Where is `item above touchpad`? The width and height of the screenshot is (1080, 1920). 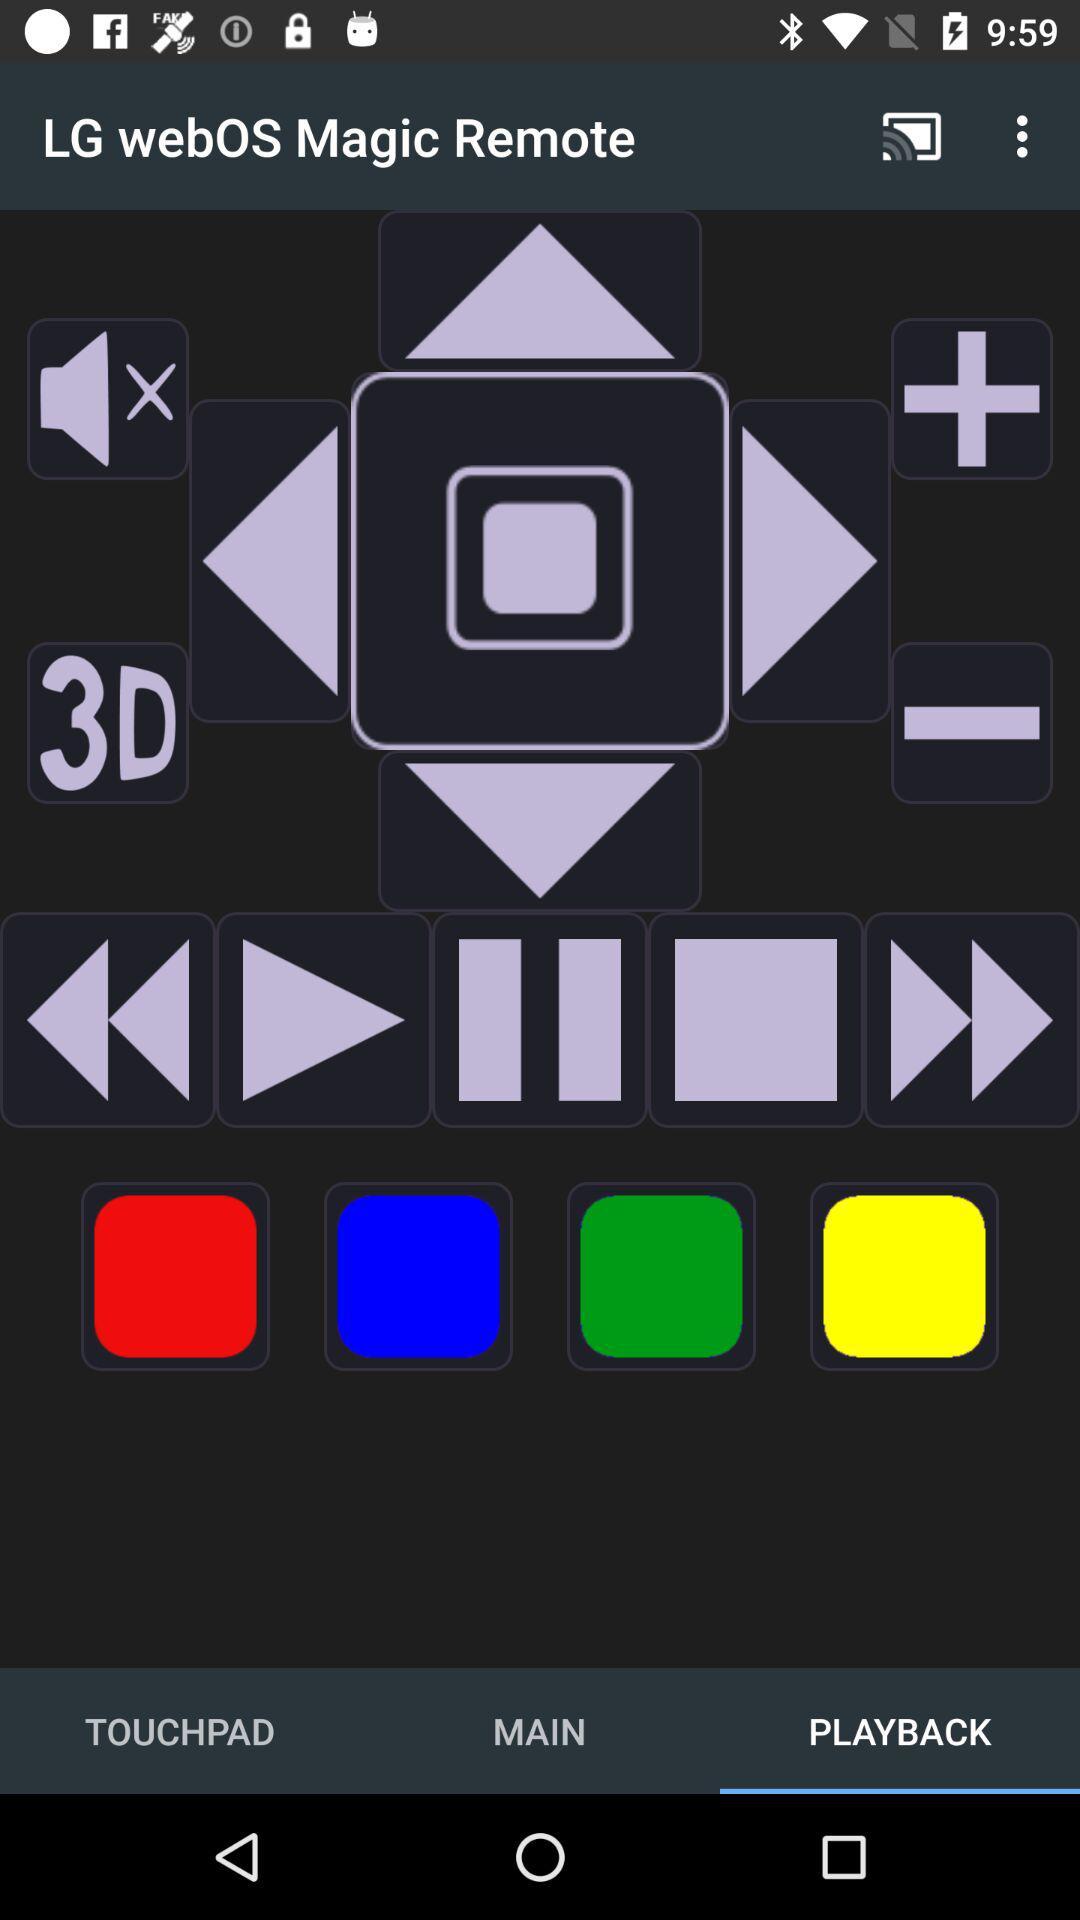
item above touchpad is located at coordinates (174, 1275).